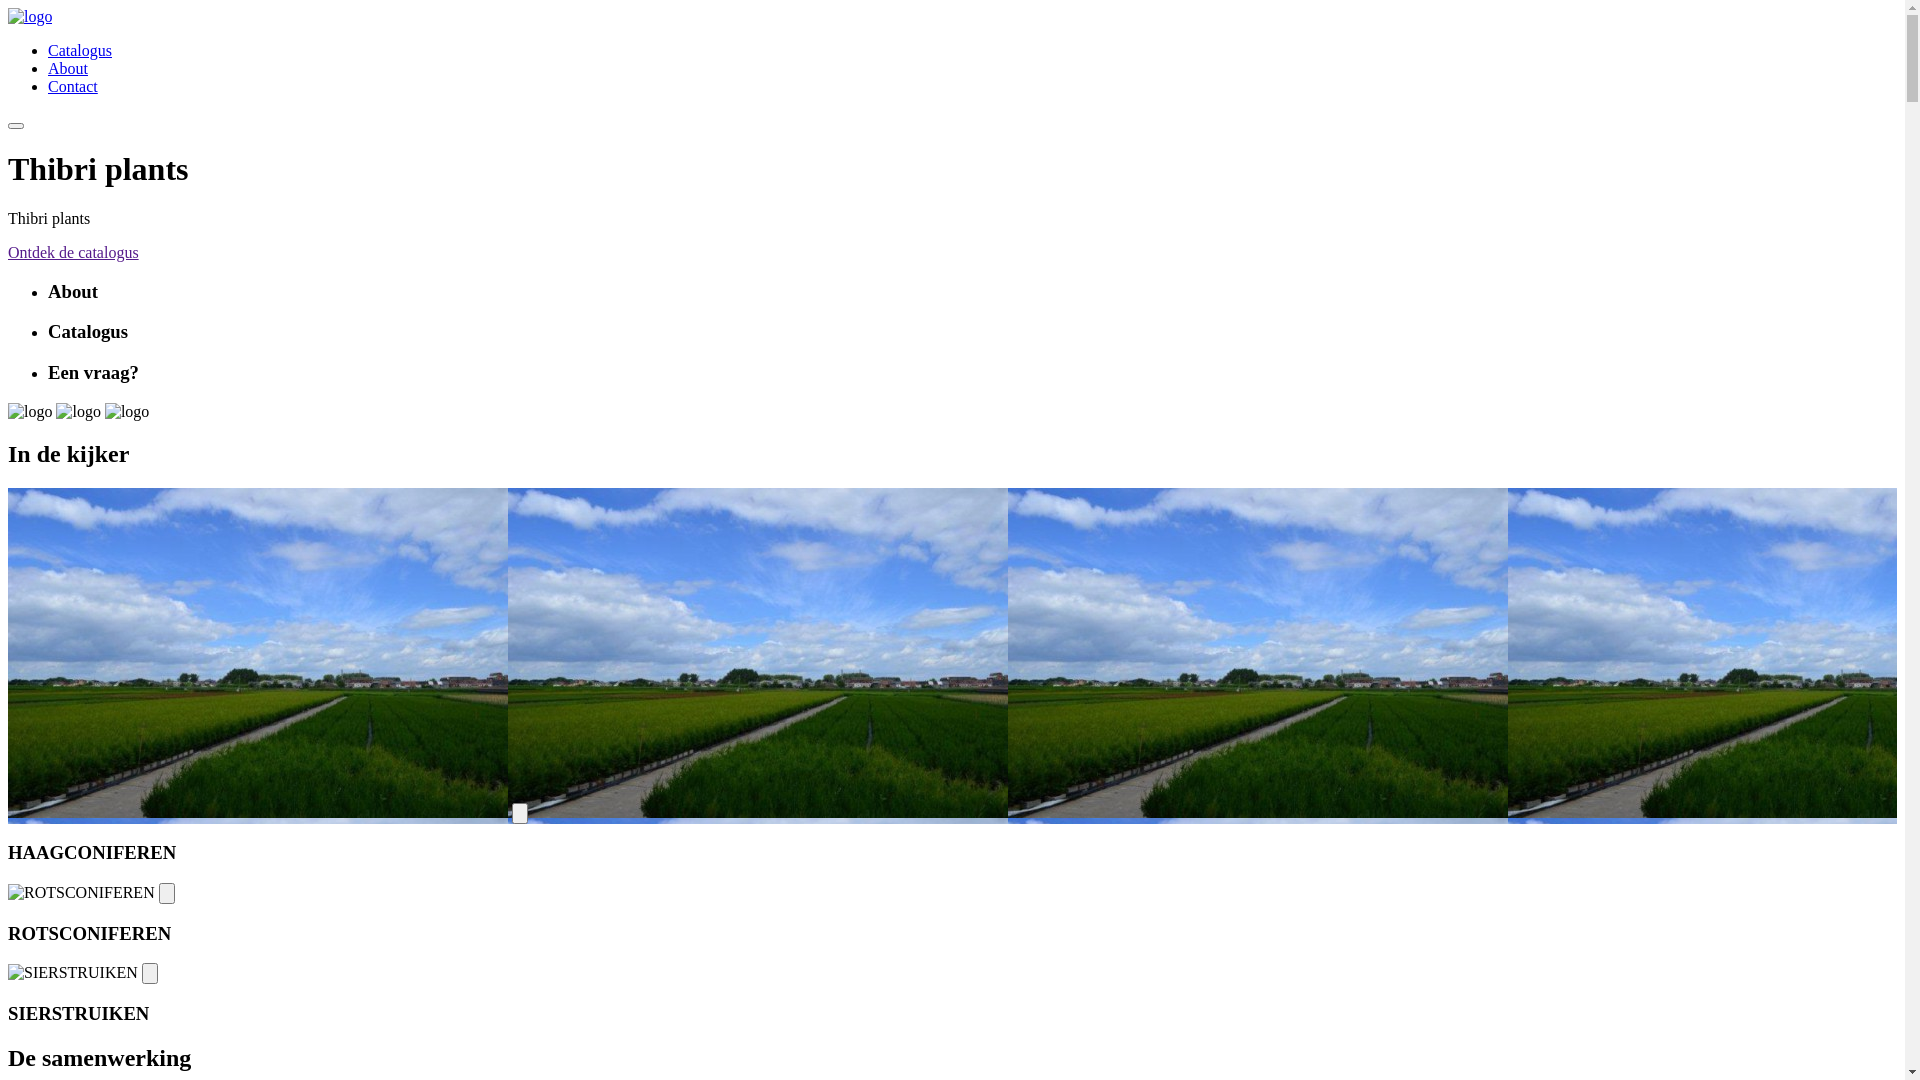 Image resolution: width=1920 pixels, height=1080 pixels. I want to click on 'Catalogus', so click(48, 49).